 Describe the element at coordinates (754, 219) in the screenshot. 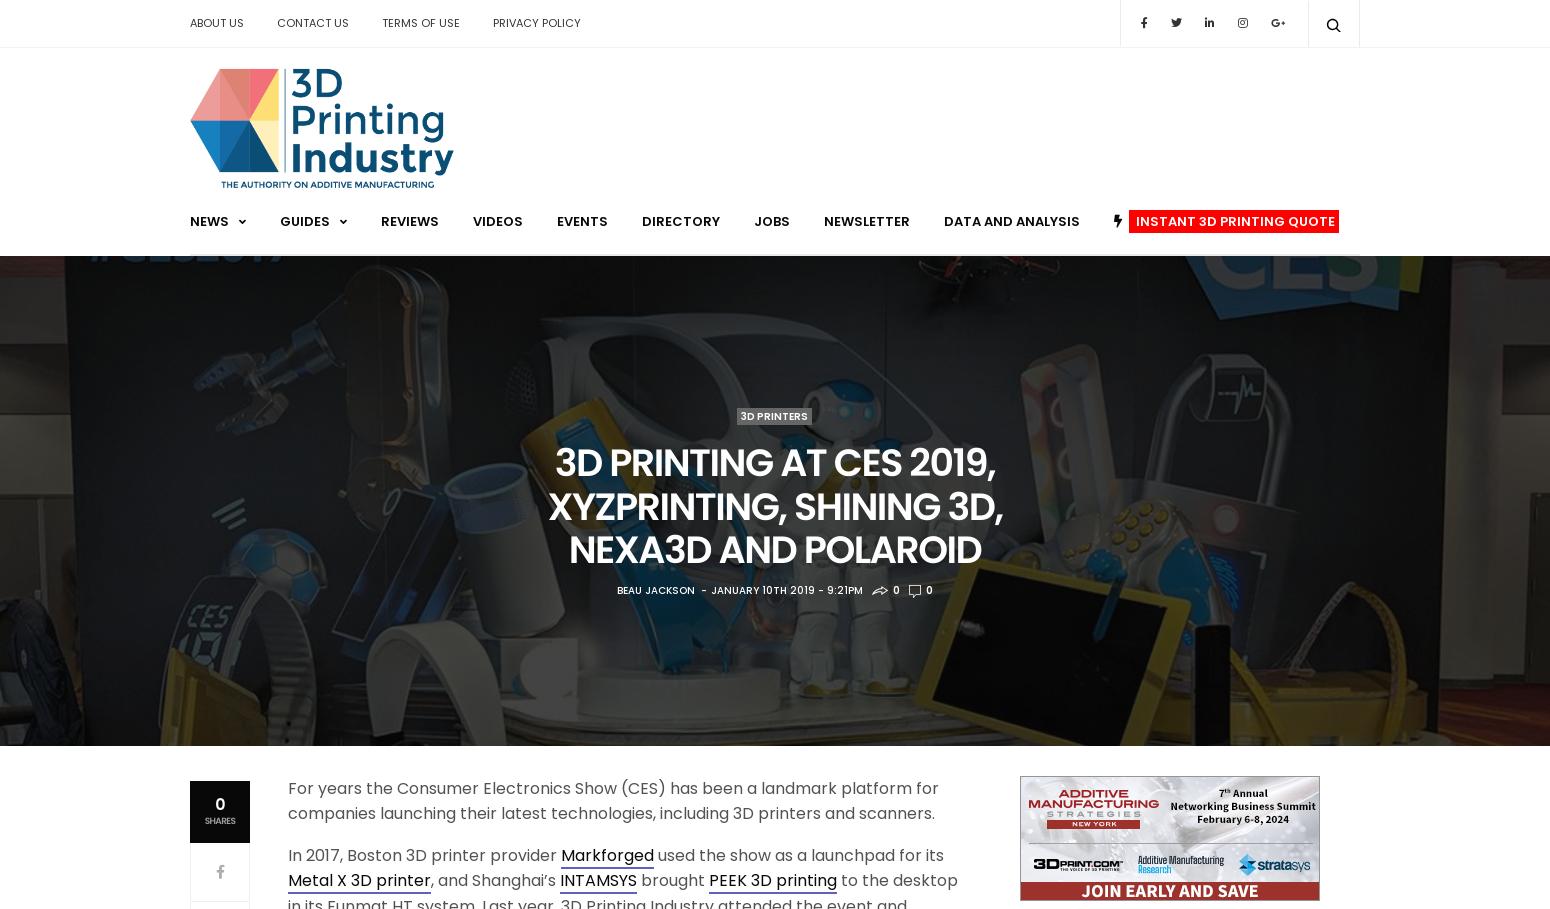

I see `'Jobs'` at that location.